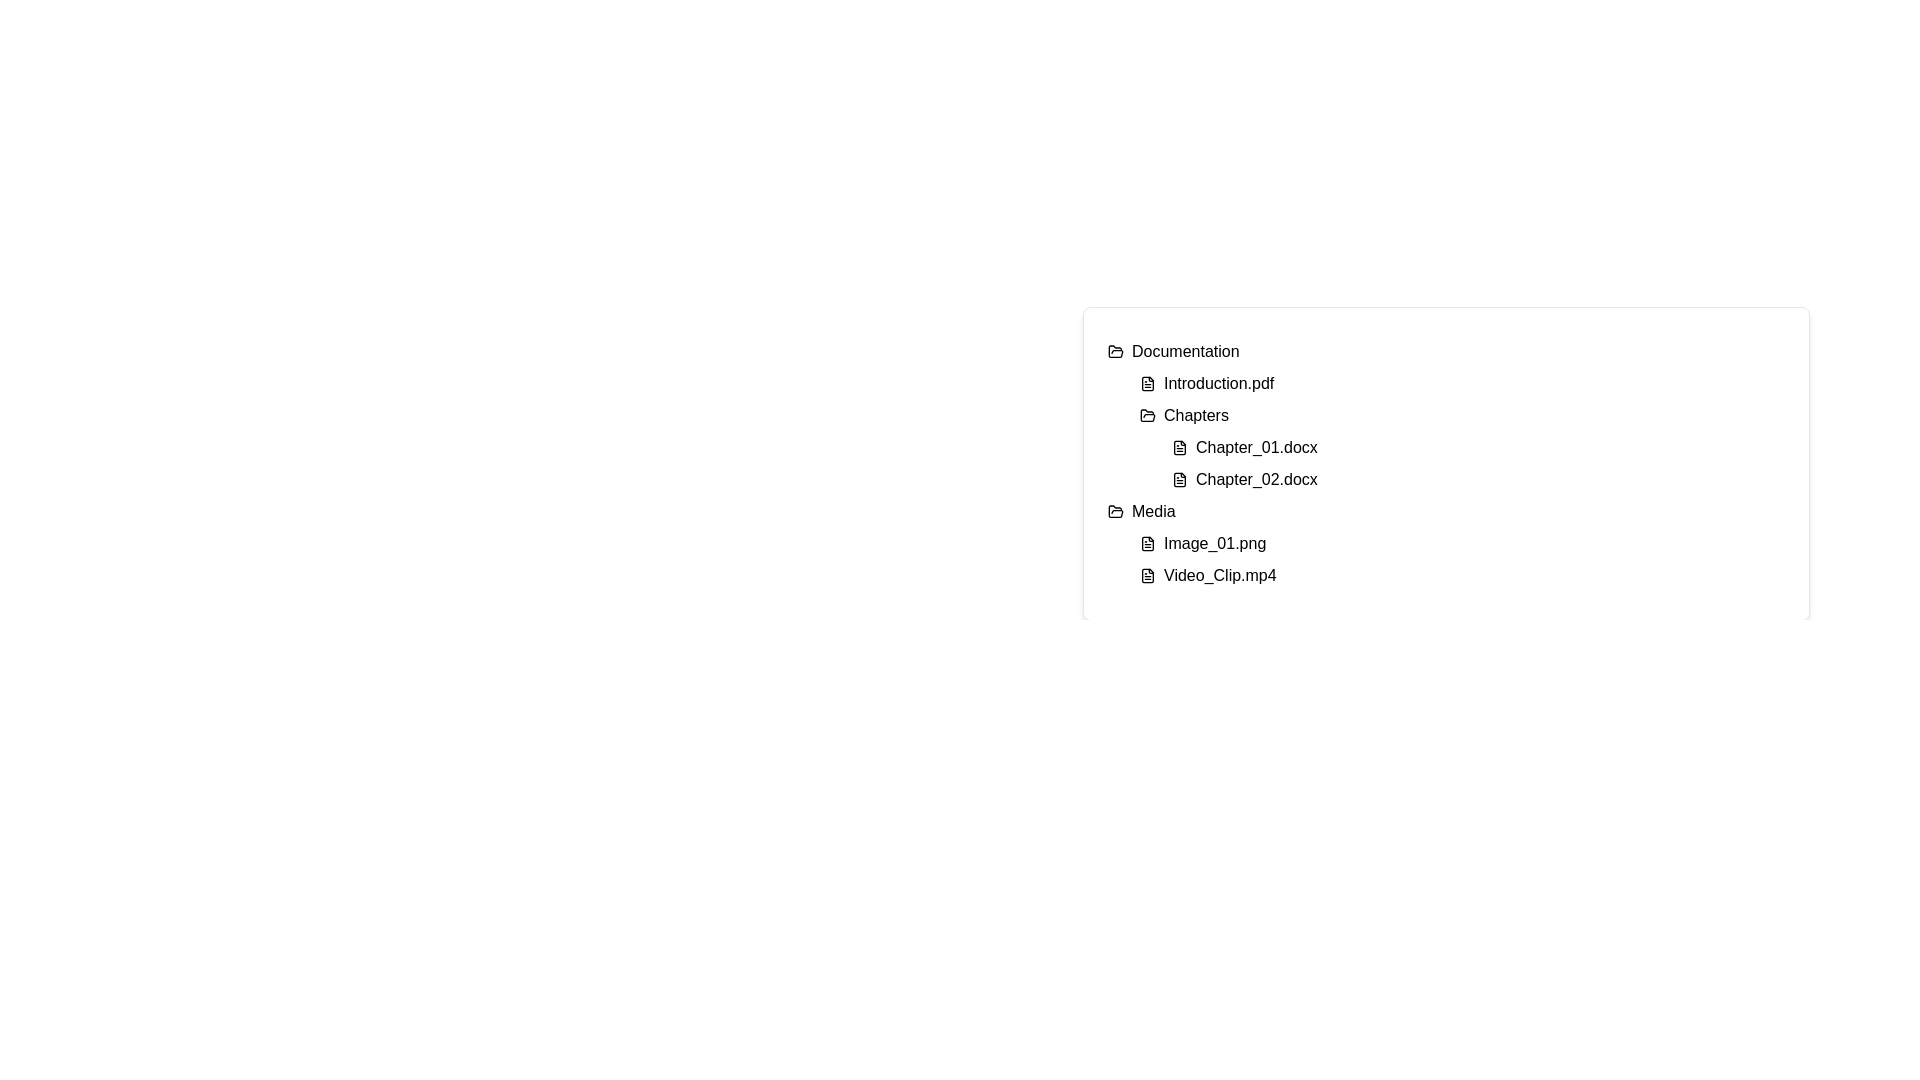 The width and height of the screenshot is (1920, 1080). Describe the element at coordinates (1180, 479) in the screenshot. I see `the file icon representing 'Chapter_02.docx', which is styled with an outline design and positioned to the left of the text` at that location.